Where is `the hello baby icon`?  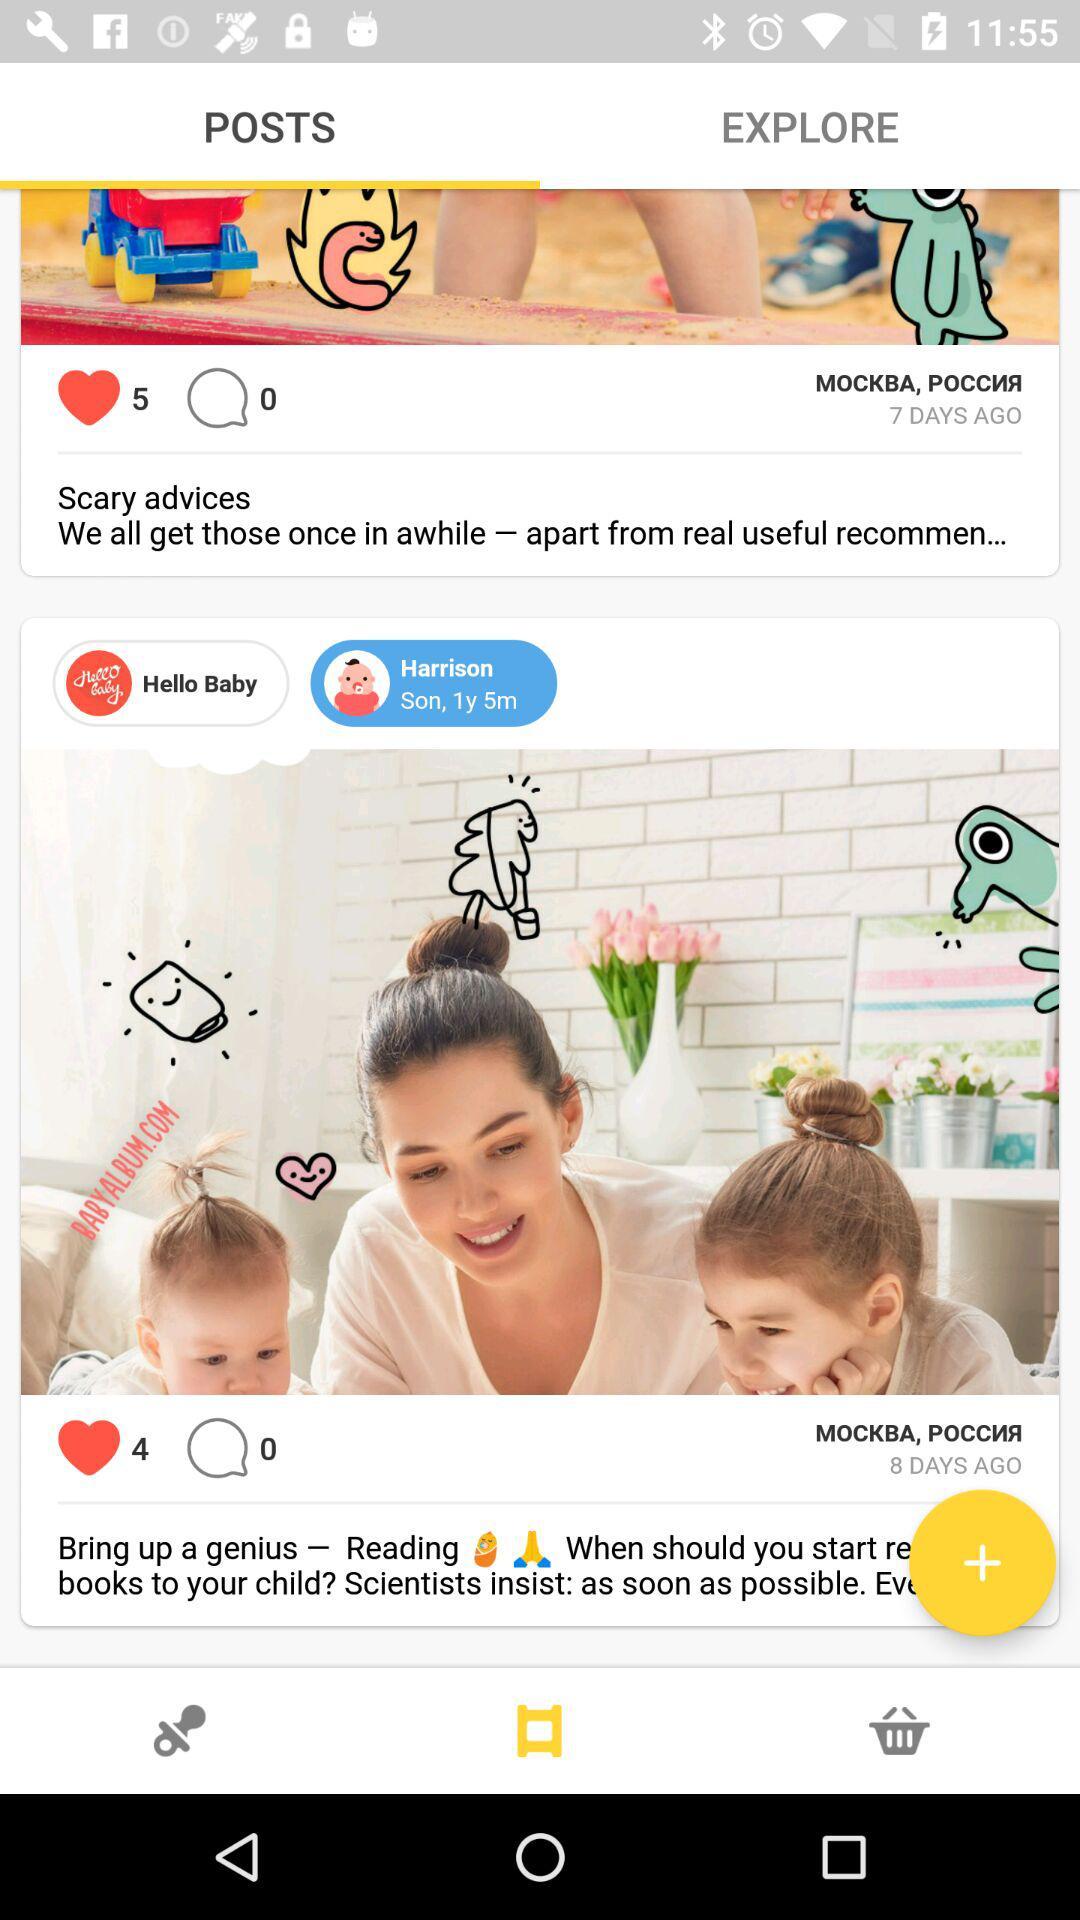
the hello baby icon is located at coordinates (99, 682).